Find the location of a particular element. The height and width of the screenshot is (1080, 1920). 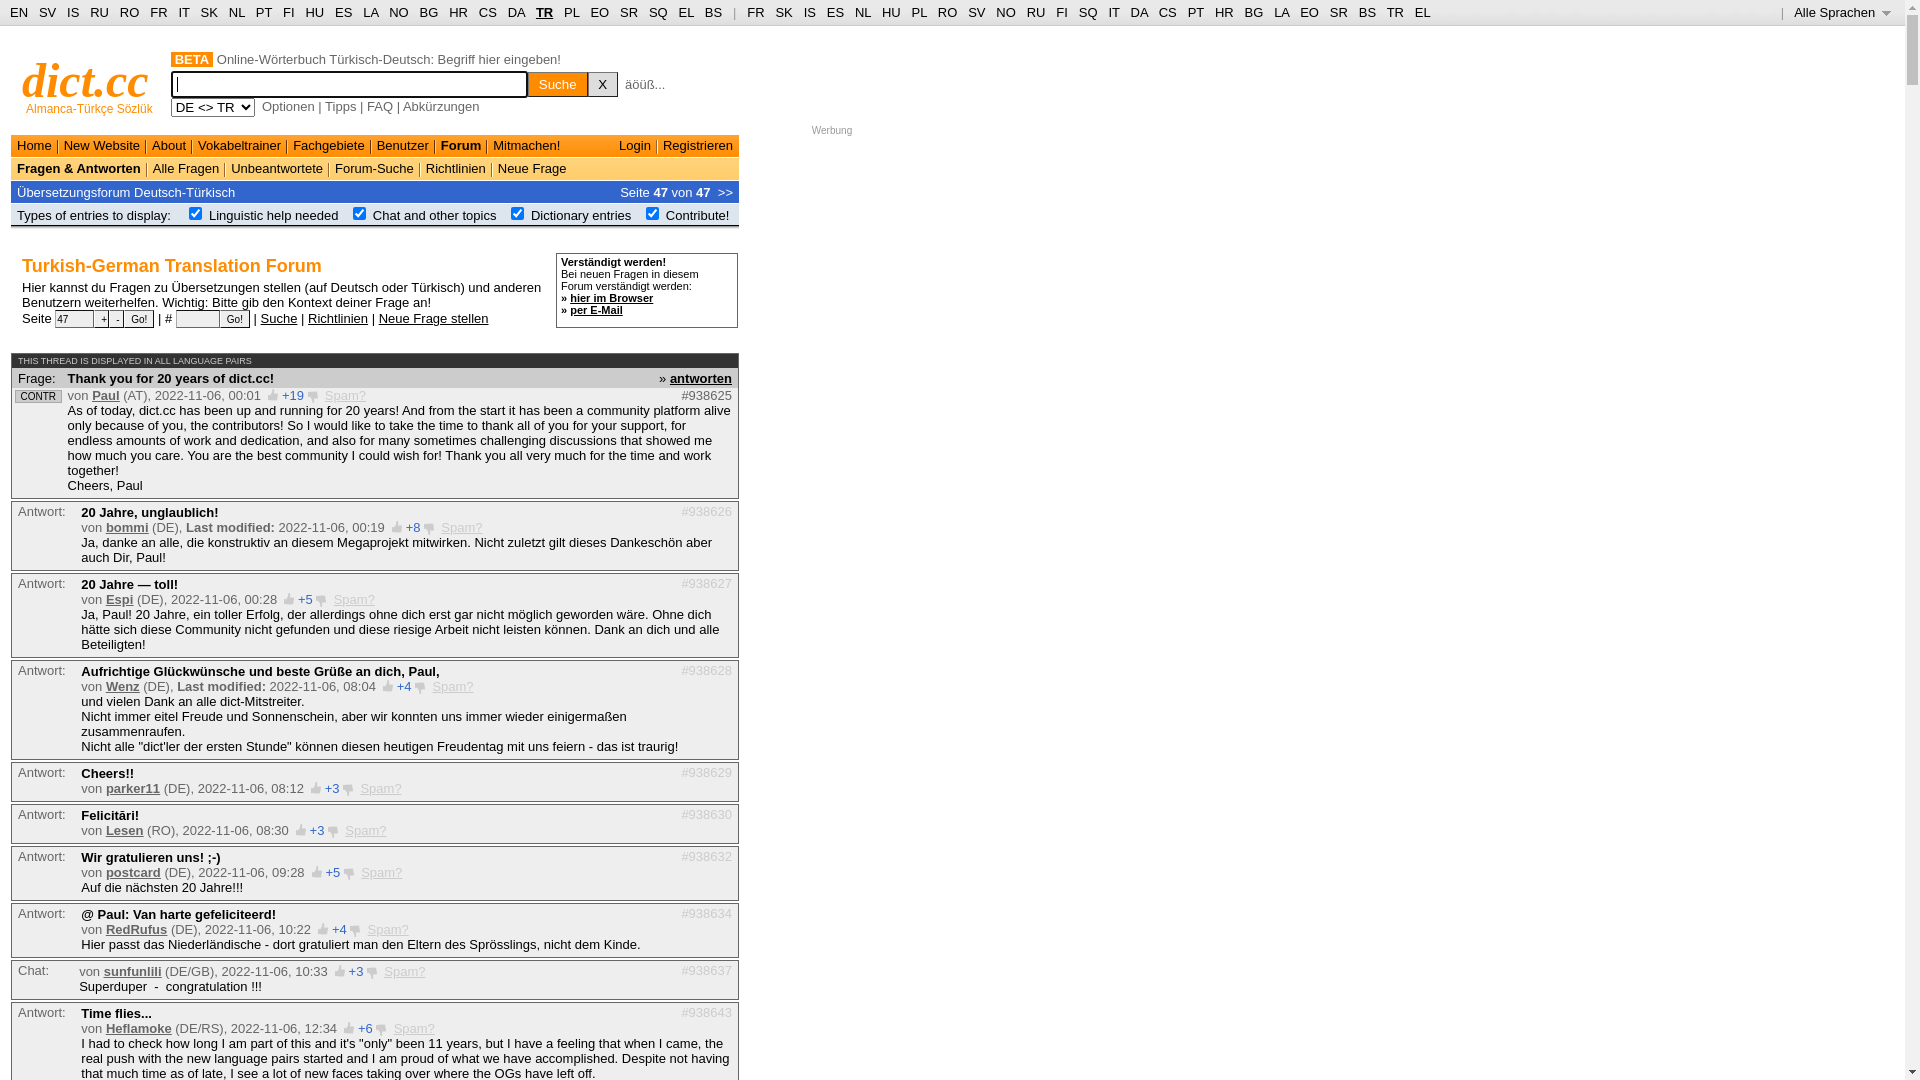

'SQ' is located at coordinates (1087, 12).